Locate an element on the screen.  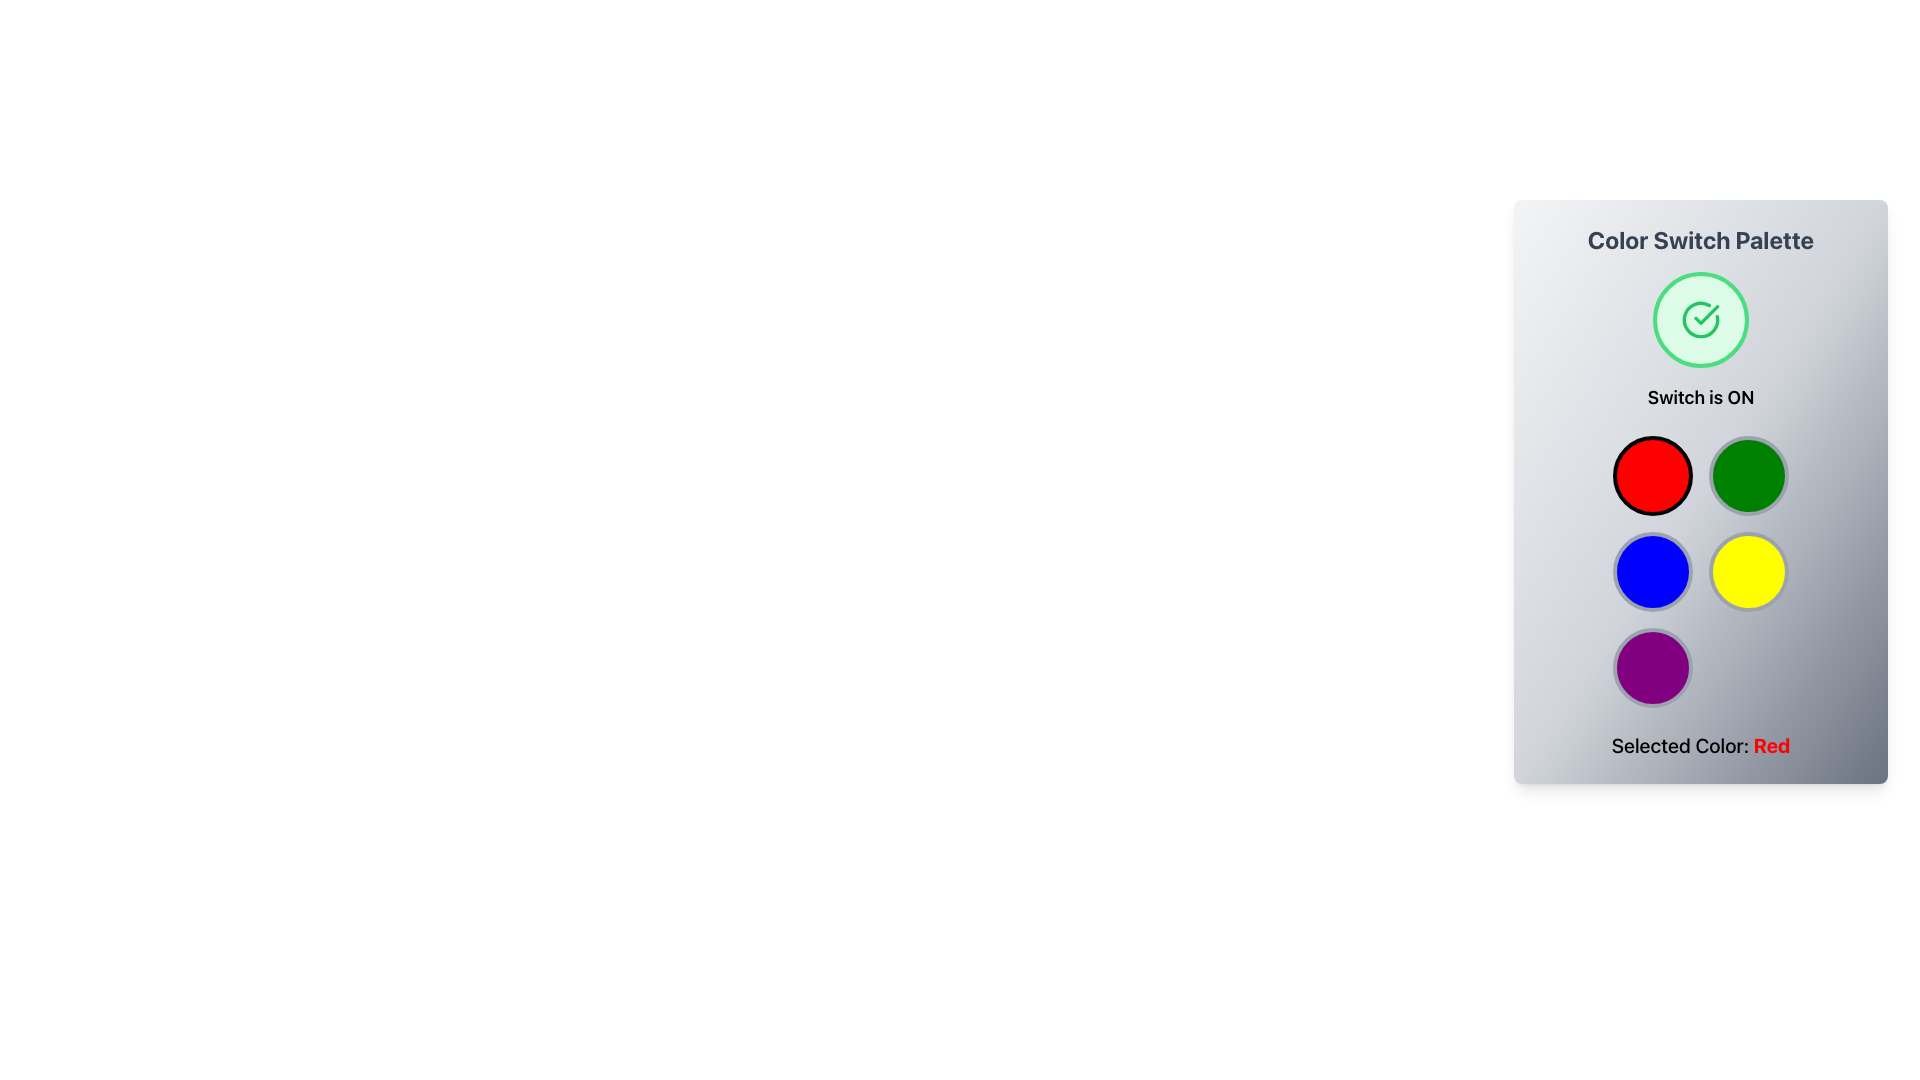
the circular button with a purple background and gray border from the bottom-left corner of the grid is located at coordinates (1652, 667).